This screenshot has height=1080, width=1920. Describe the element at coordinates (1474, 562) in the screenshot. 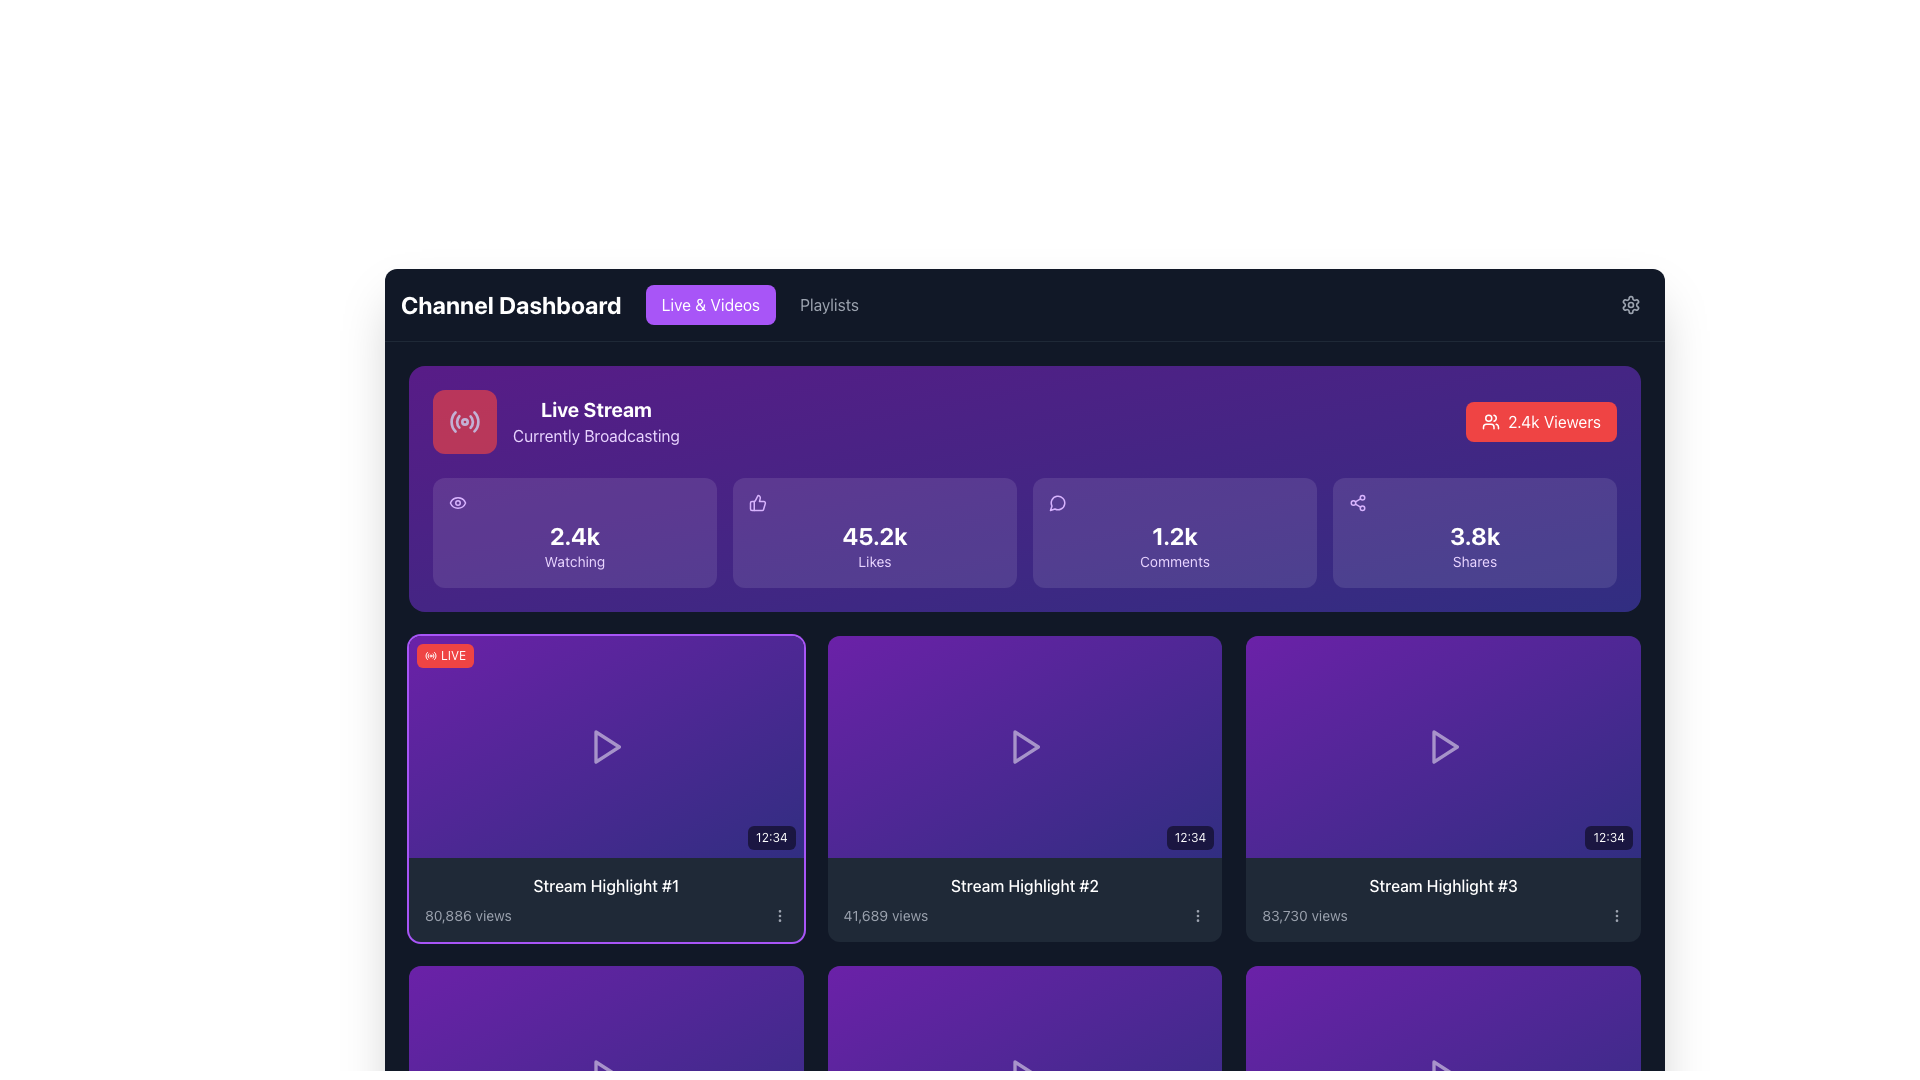

I see `the text label displaying 'Shares' in a small-sized, light purple font located at the bottom of a purple card component, below the value '3.8k'` at that location.